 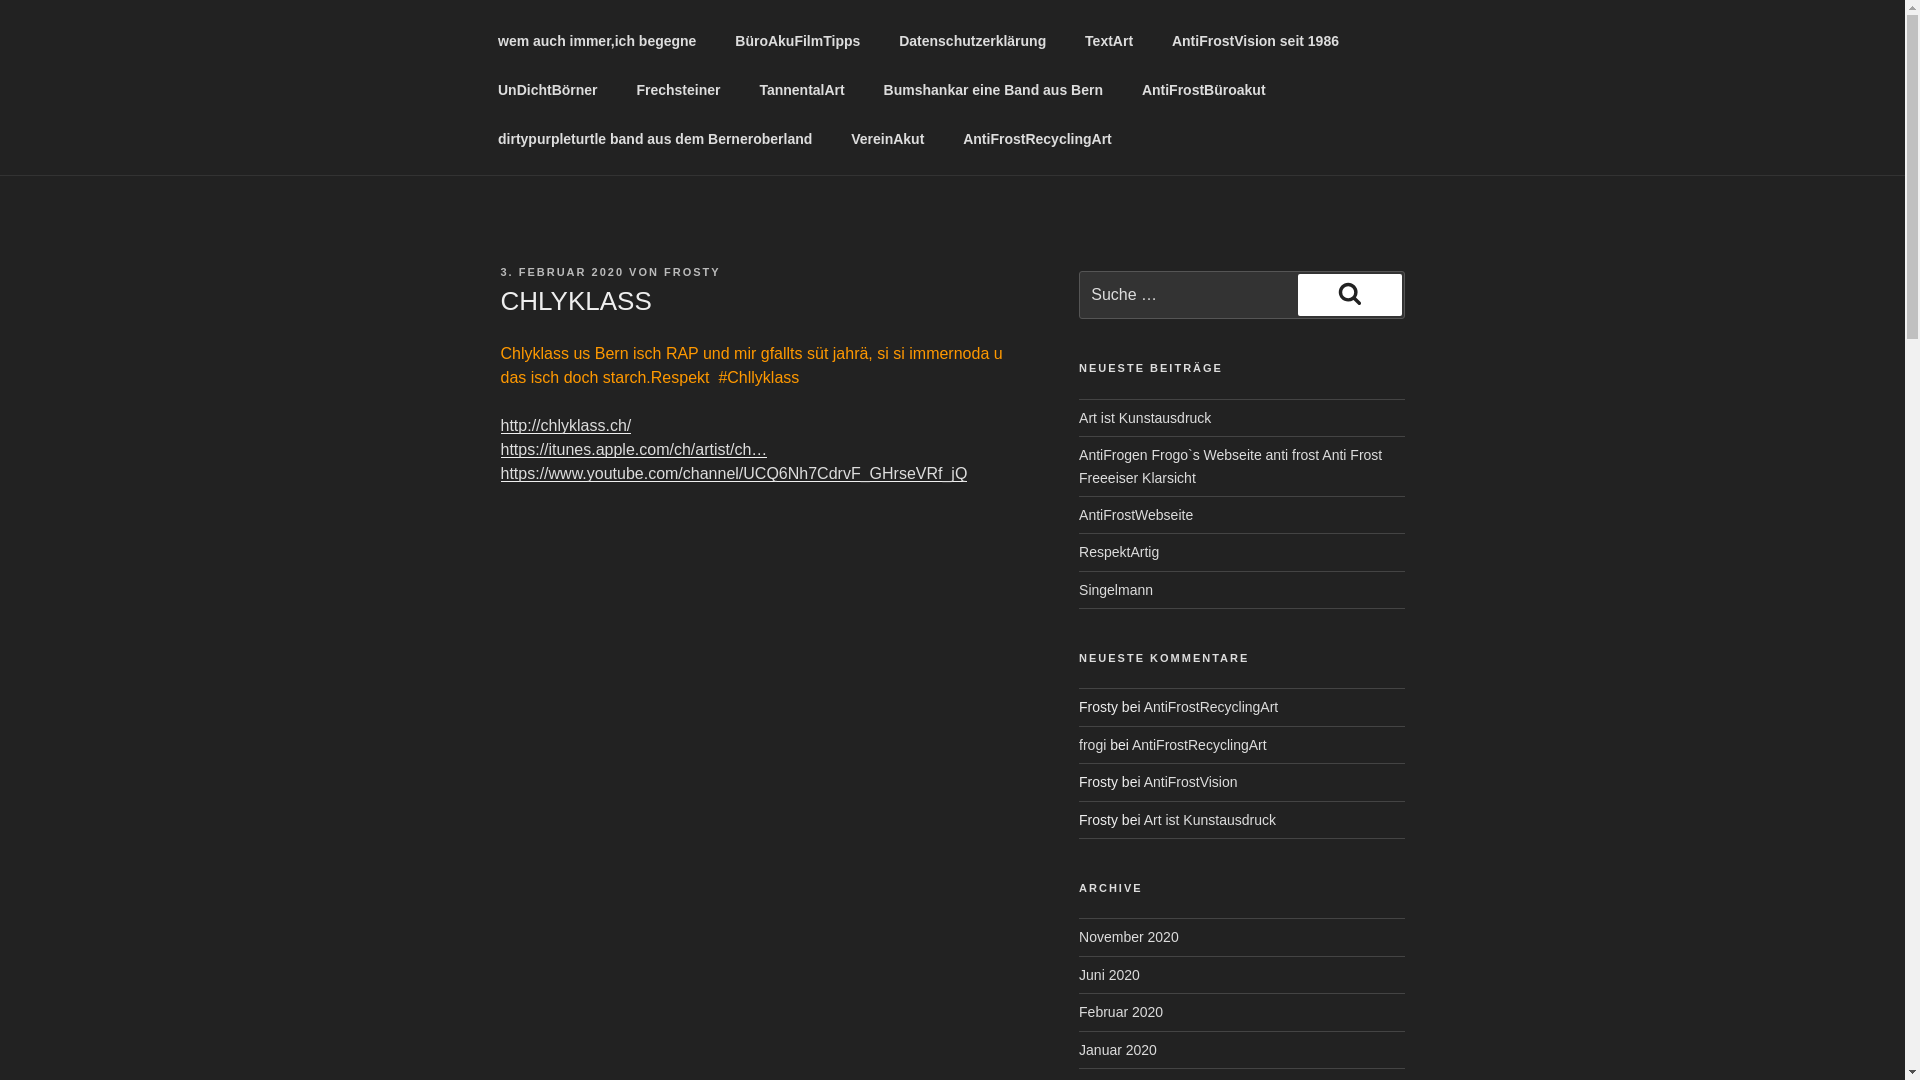 What do you see at coordinates (993, 90) in the screenshot?
I see `'Bumshankar eine Band aus Bern'` at bounding box center [993, 90].